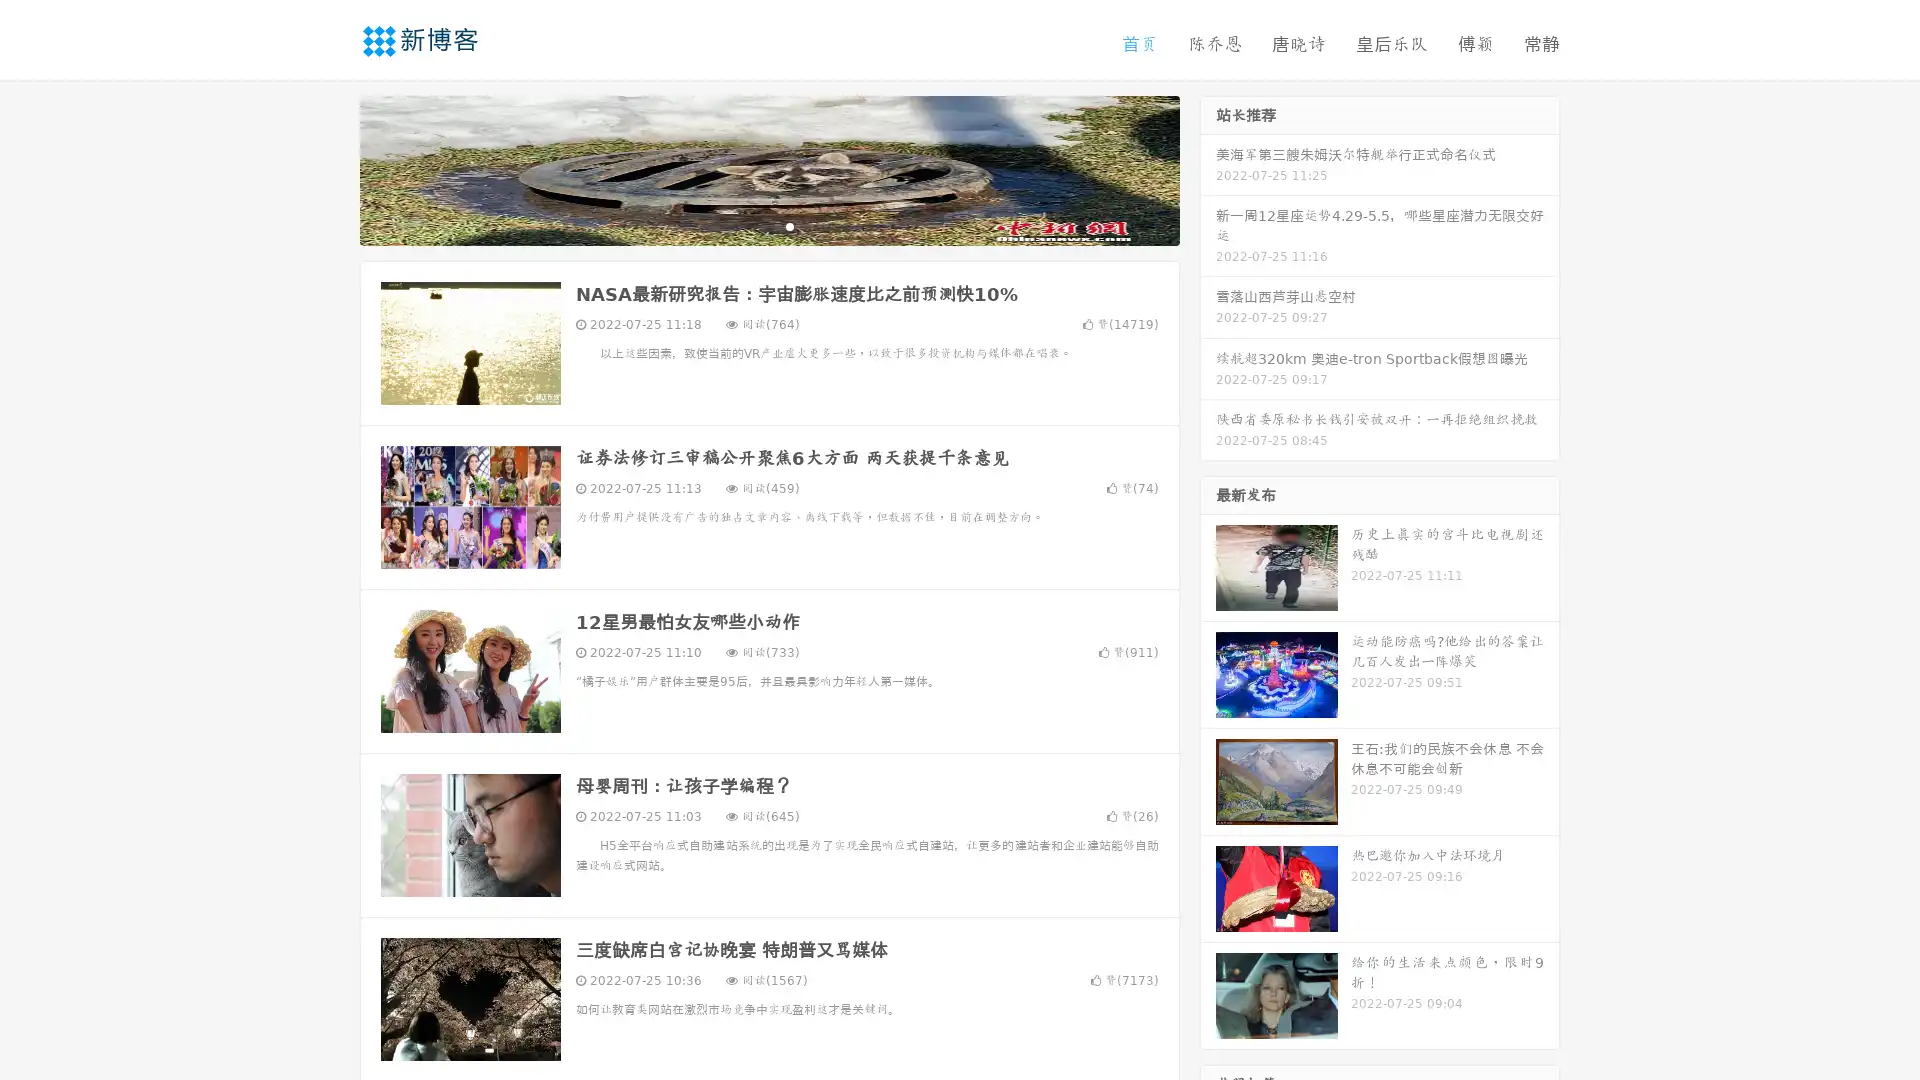  Describe the element at coordinates (789, 225) in the screenshot. I see `Go to slide 3` at that location.